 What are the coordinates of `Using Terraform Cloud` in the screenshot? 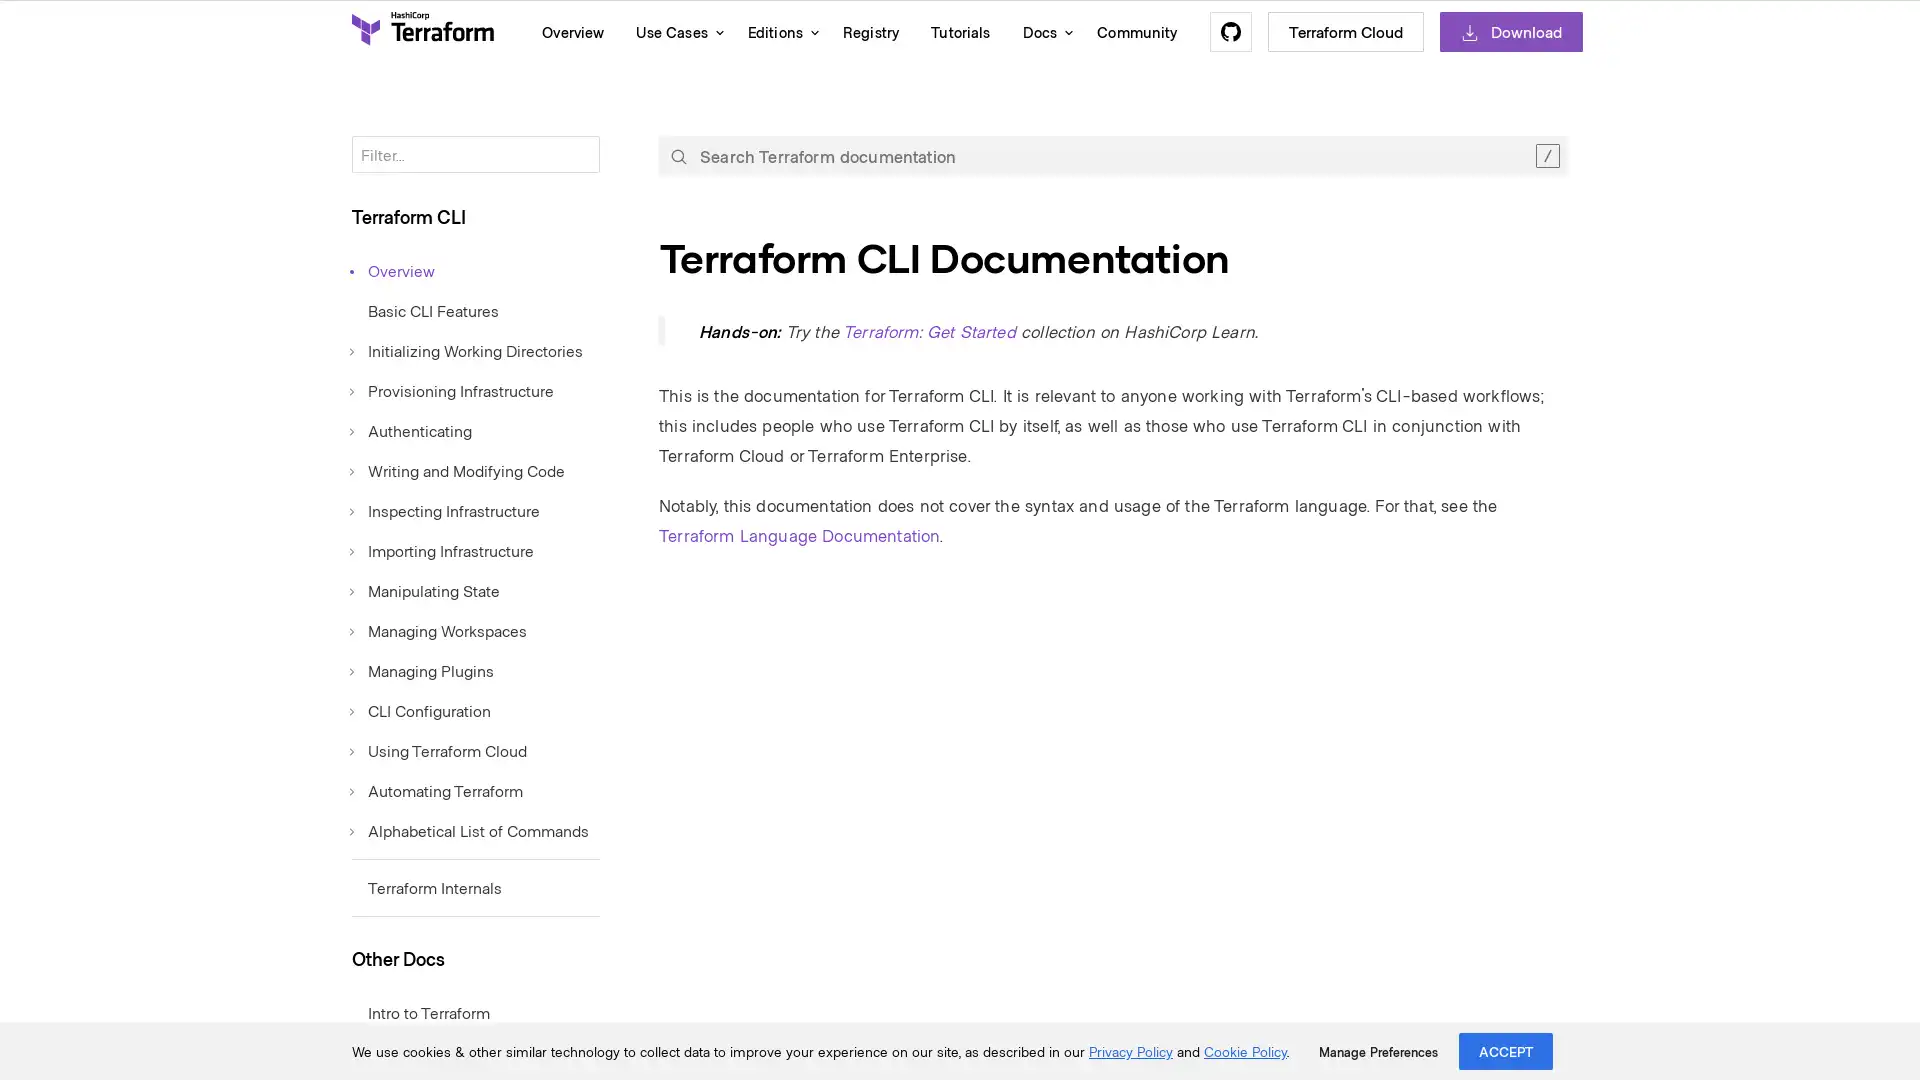 It's located at (438, 749).